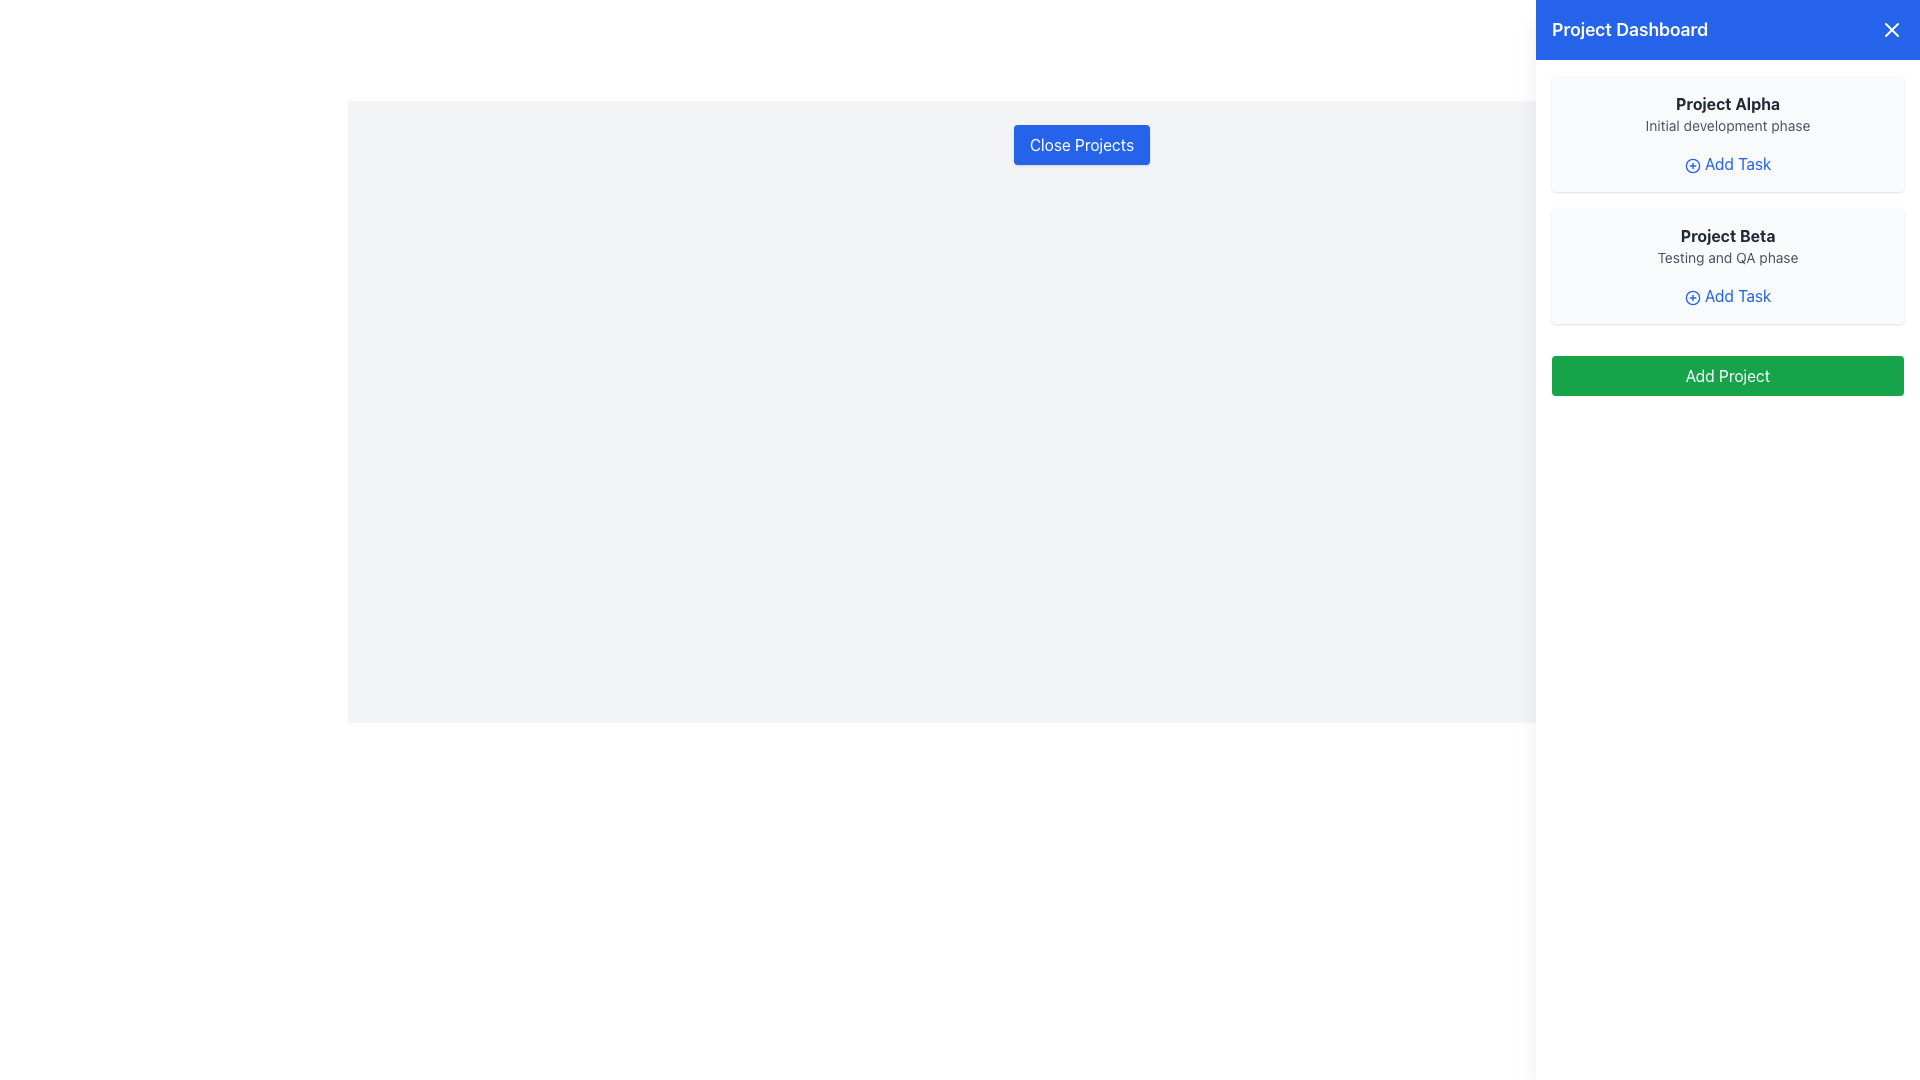 This screenshot has width=1920, height=1080. Describe the element at coordinates (1727, 296) in the screenshot. I see `the blue hyperlink styled as 'Add Task' located in the 'Project Beta' section` at that location.